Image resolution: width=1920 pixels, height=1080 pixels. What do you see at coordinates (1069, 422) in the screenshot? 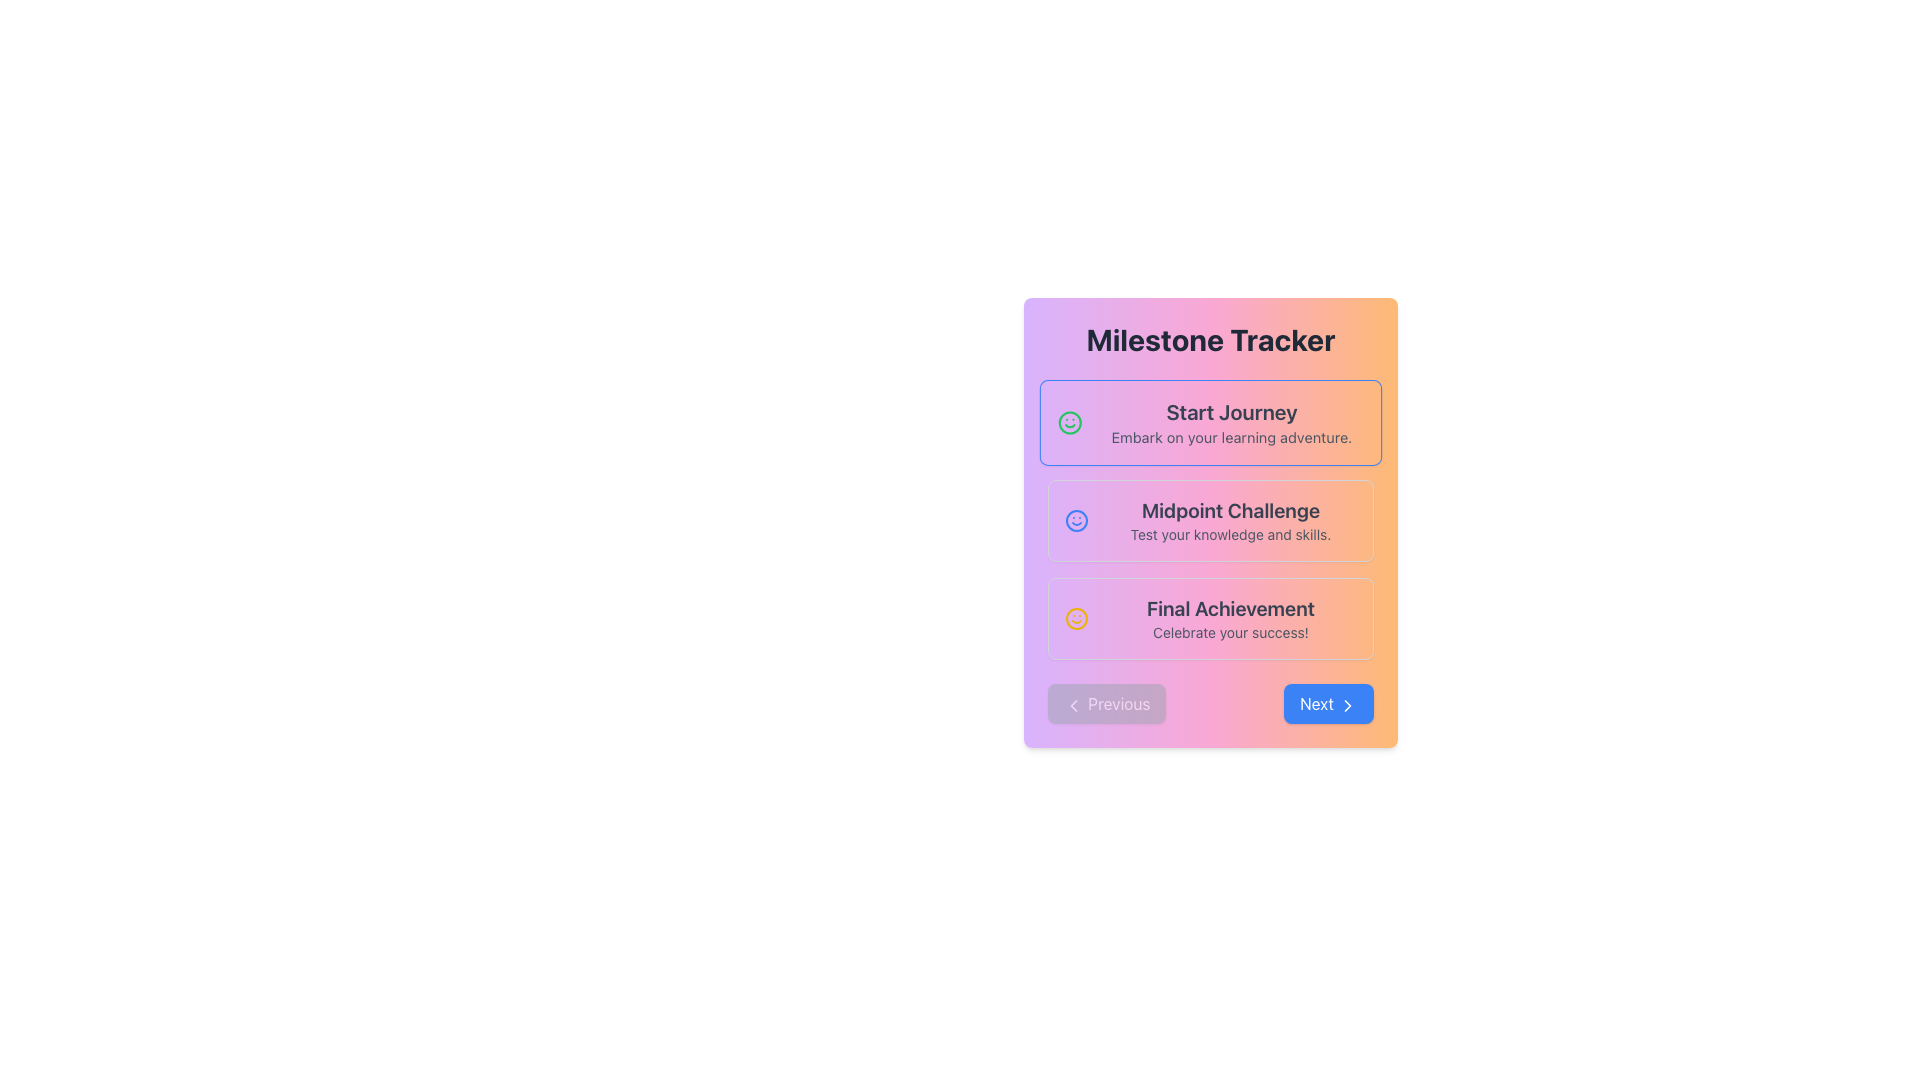
I see `the circular graphic that represents the boundary of the smiling face illustration in the milestone tracker interface, which is central to the 'Start Journey' step` at bounding box center [1069, 422].